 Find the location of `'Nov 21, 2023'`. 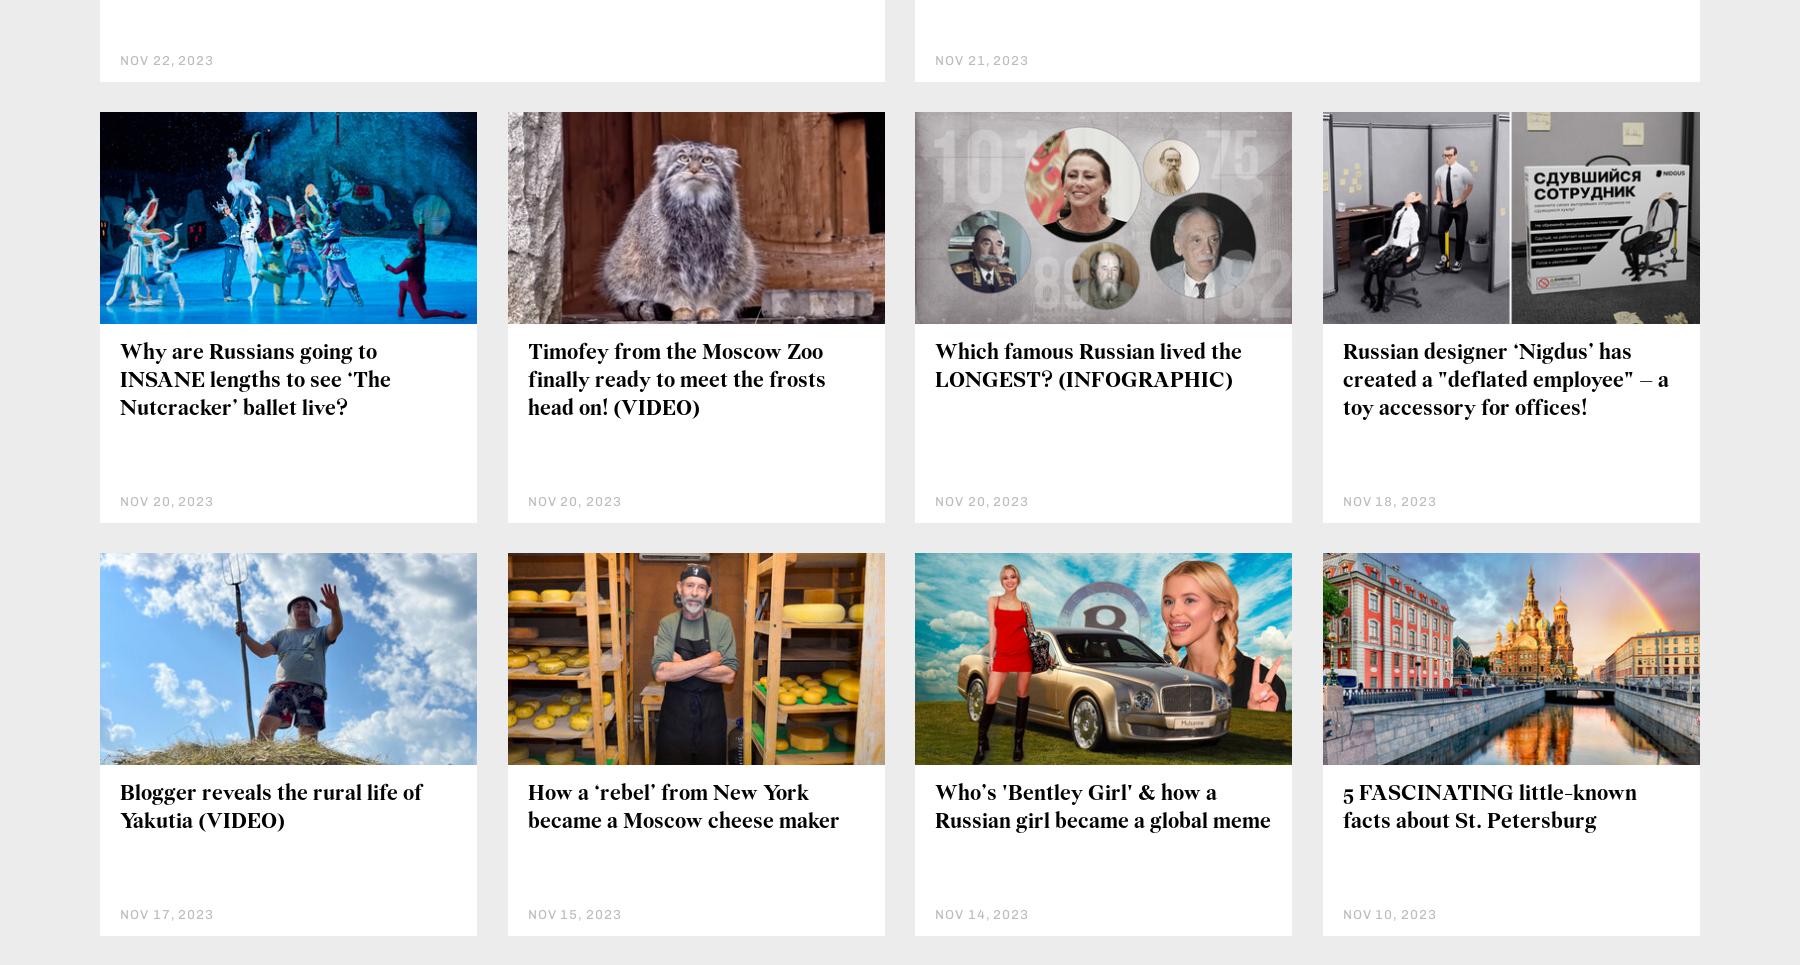

'Nov 21, 2023' is located at coordinates (981, 59).